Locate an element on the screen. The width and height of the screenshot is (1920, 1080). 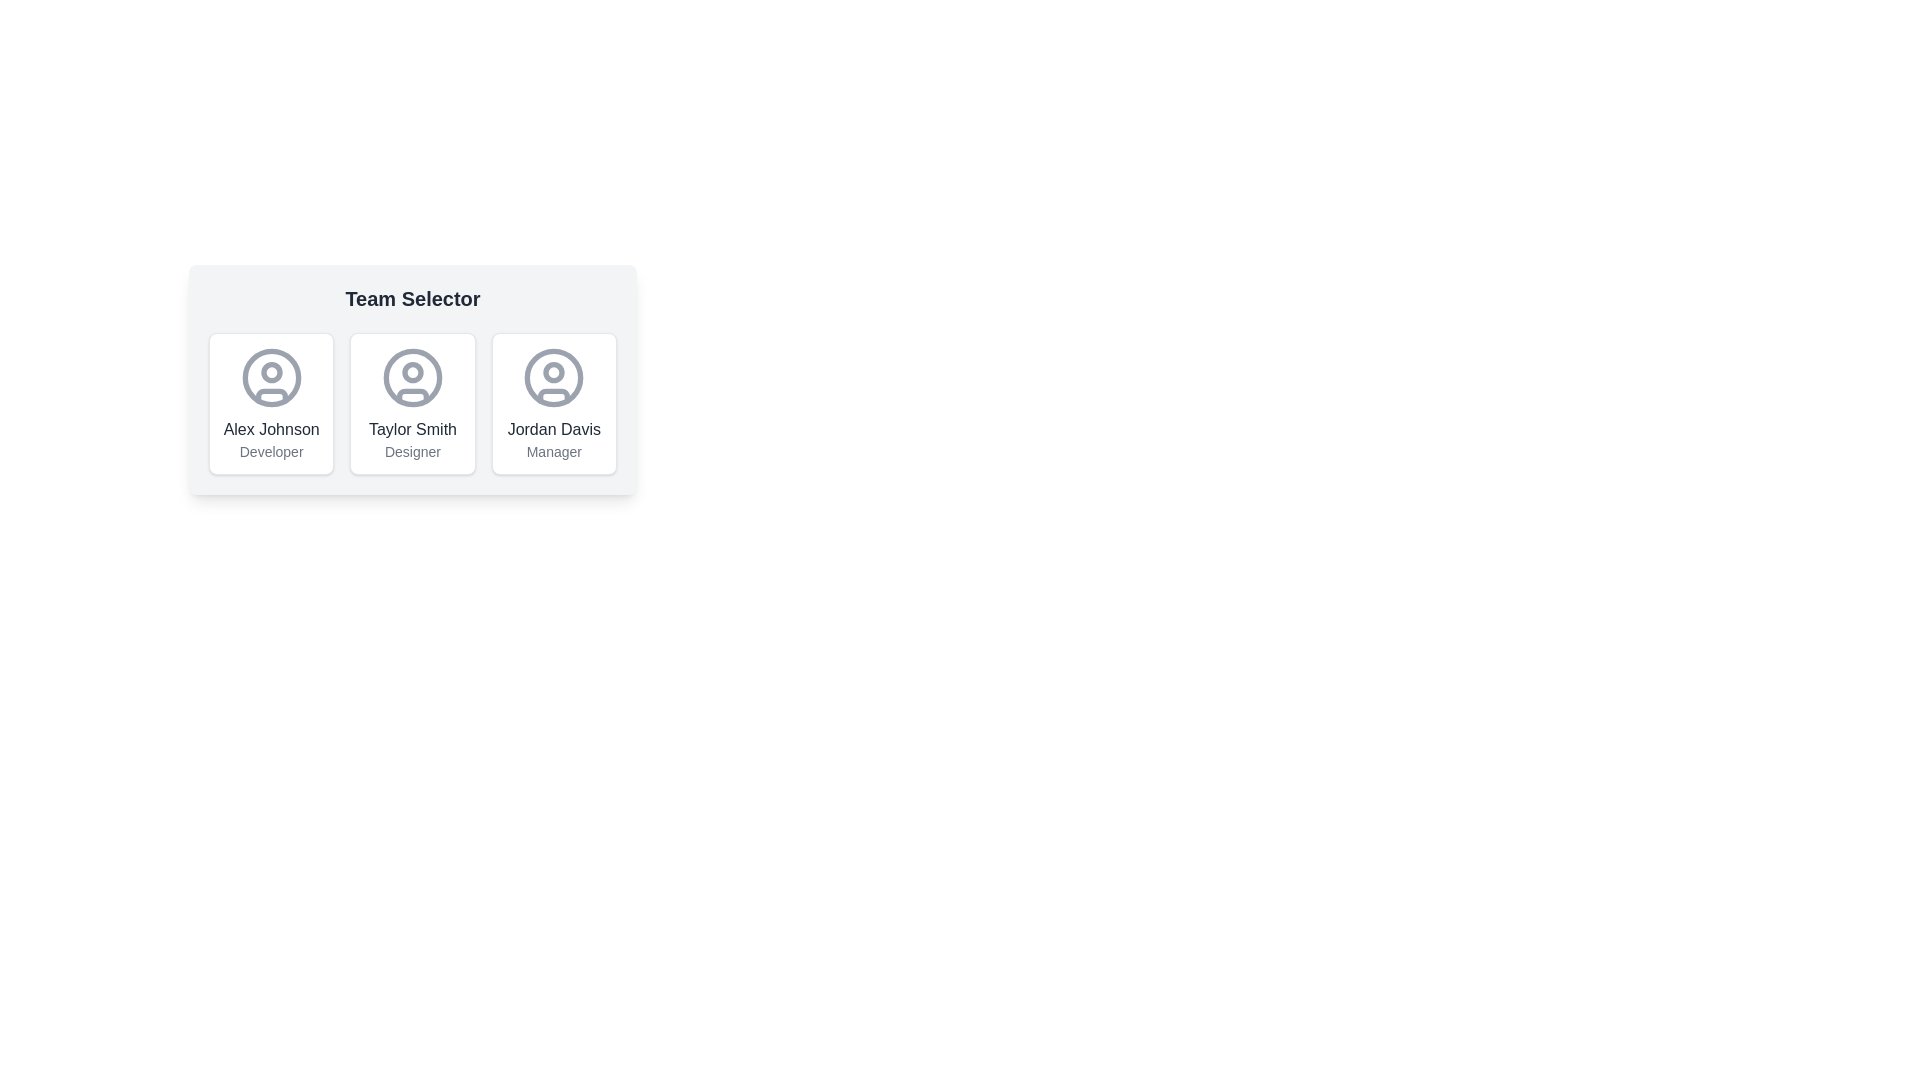
the Circle element representing the status or attribute related to Jordan Davis's user profile, which is located inside his profile icon is located at coordinates (554, 372).